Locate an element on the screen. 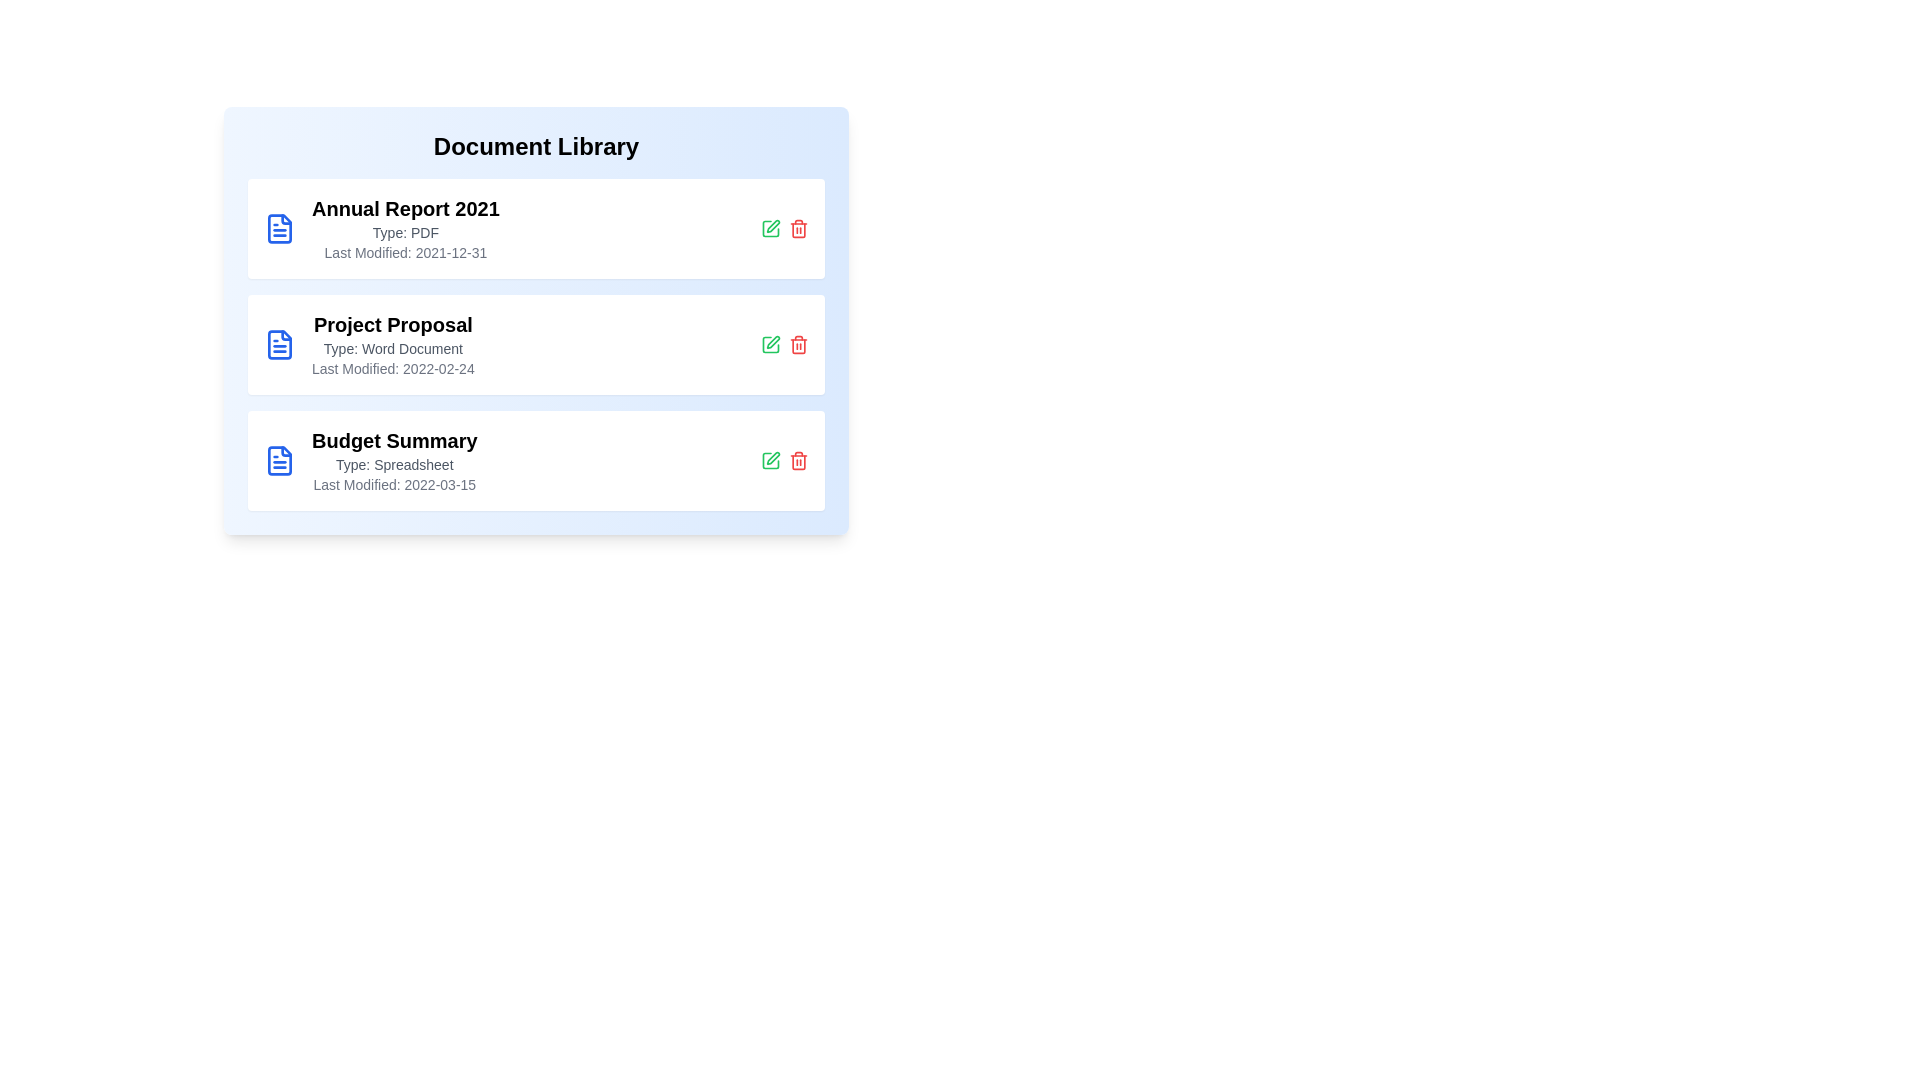  the document entry for Budget Summary to view its details is located at coordinates (536, 461).